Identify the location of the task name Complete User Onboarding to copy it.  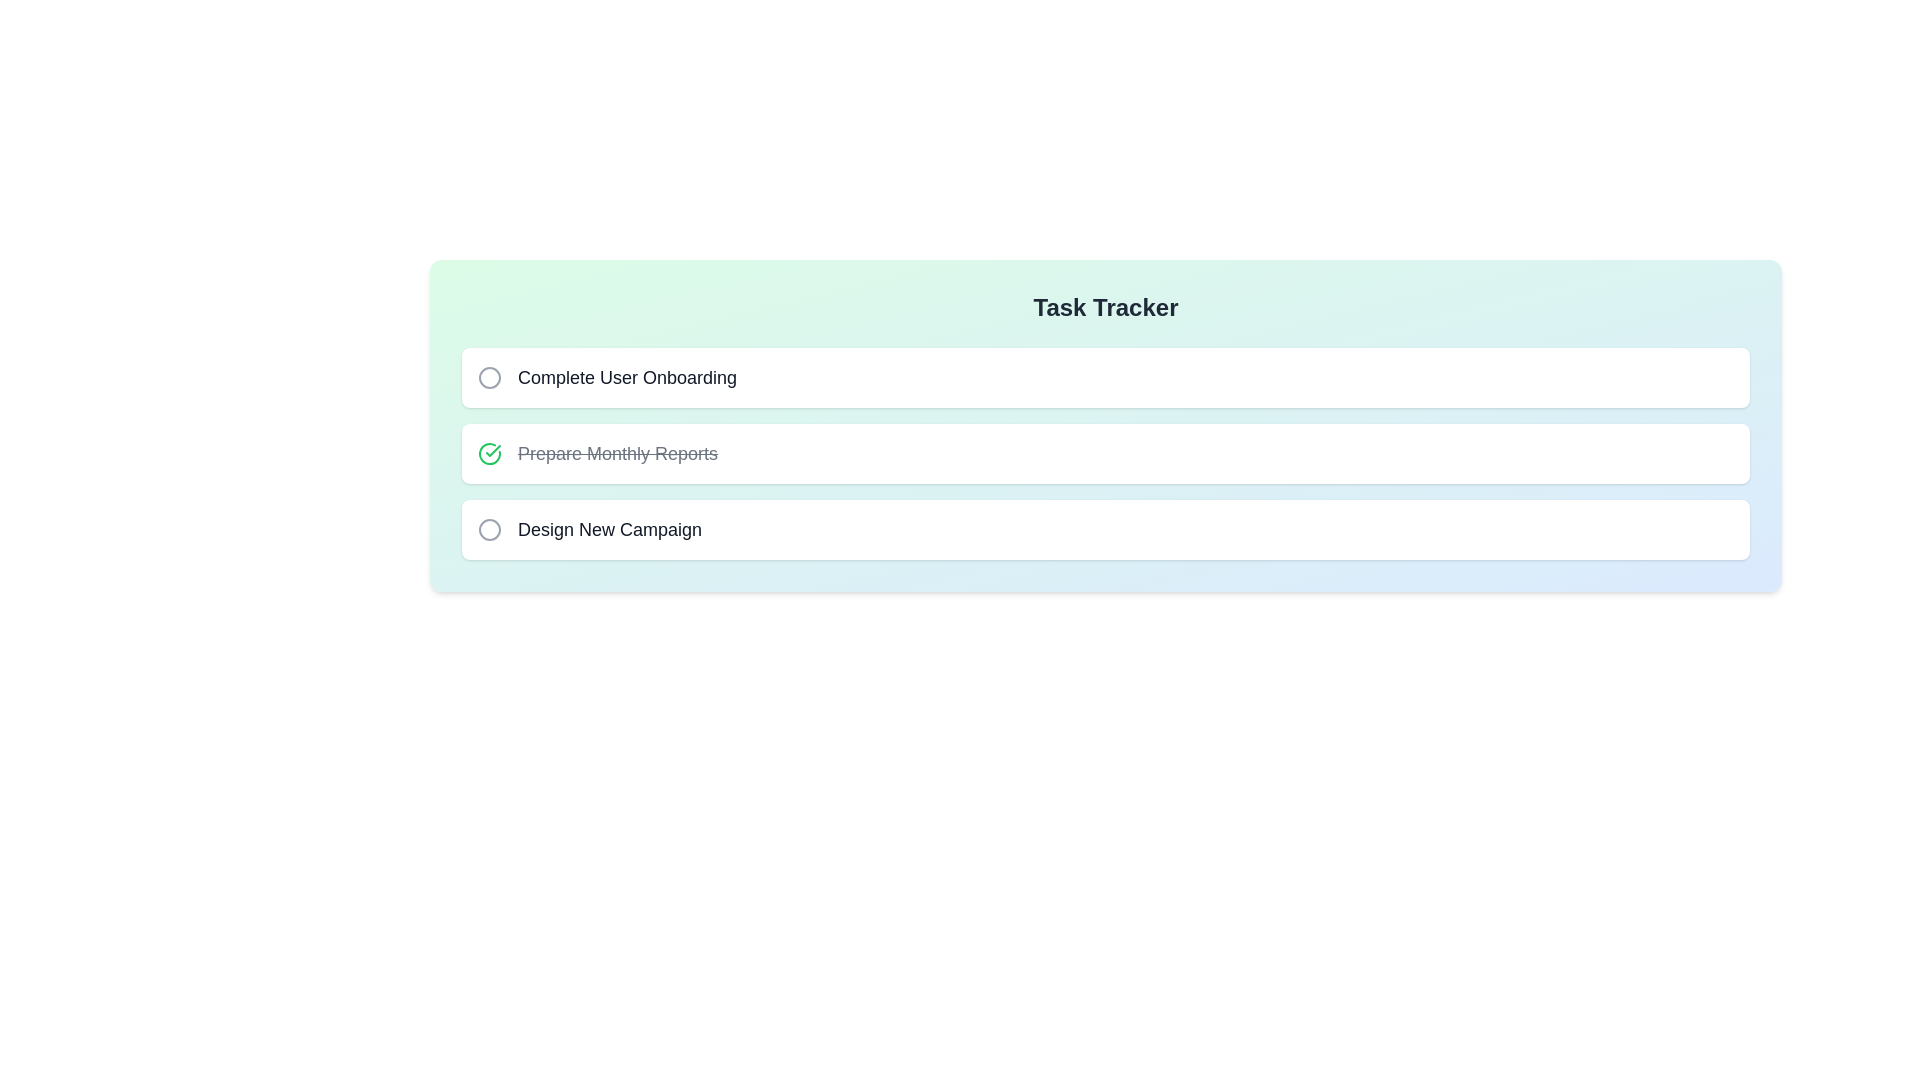
(626, 378).